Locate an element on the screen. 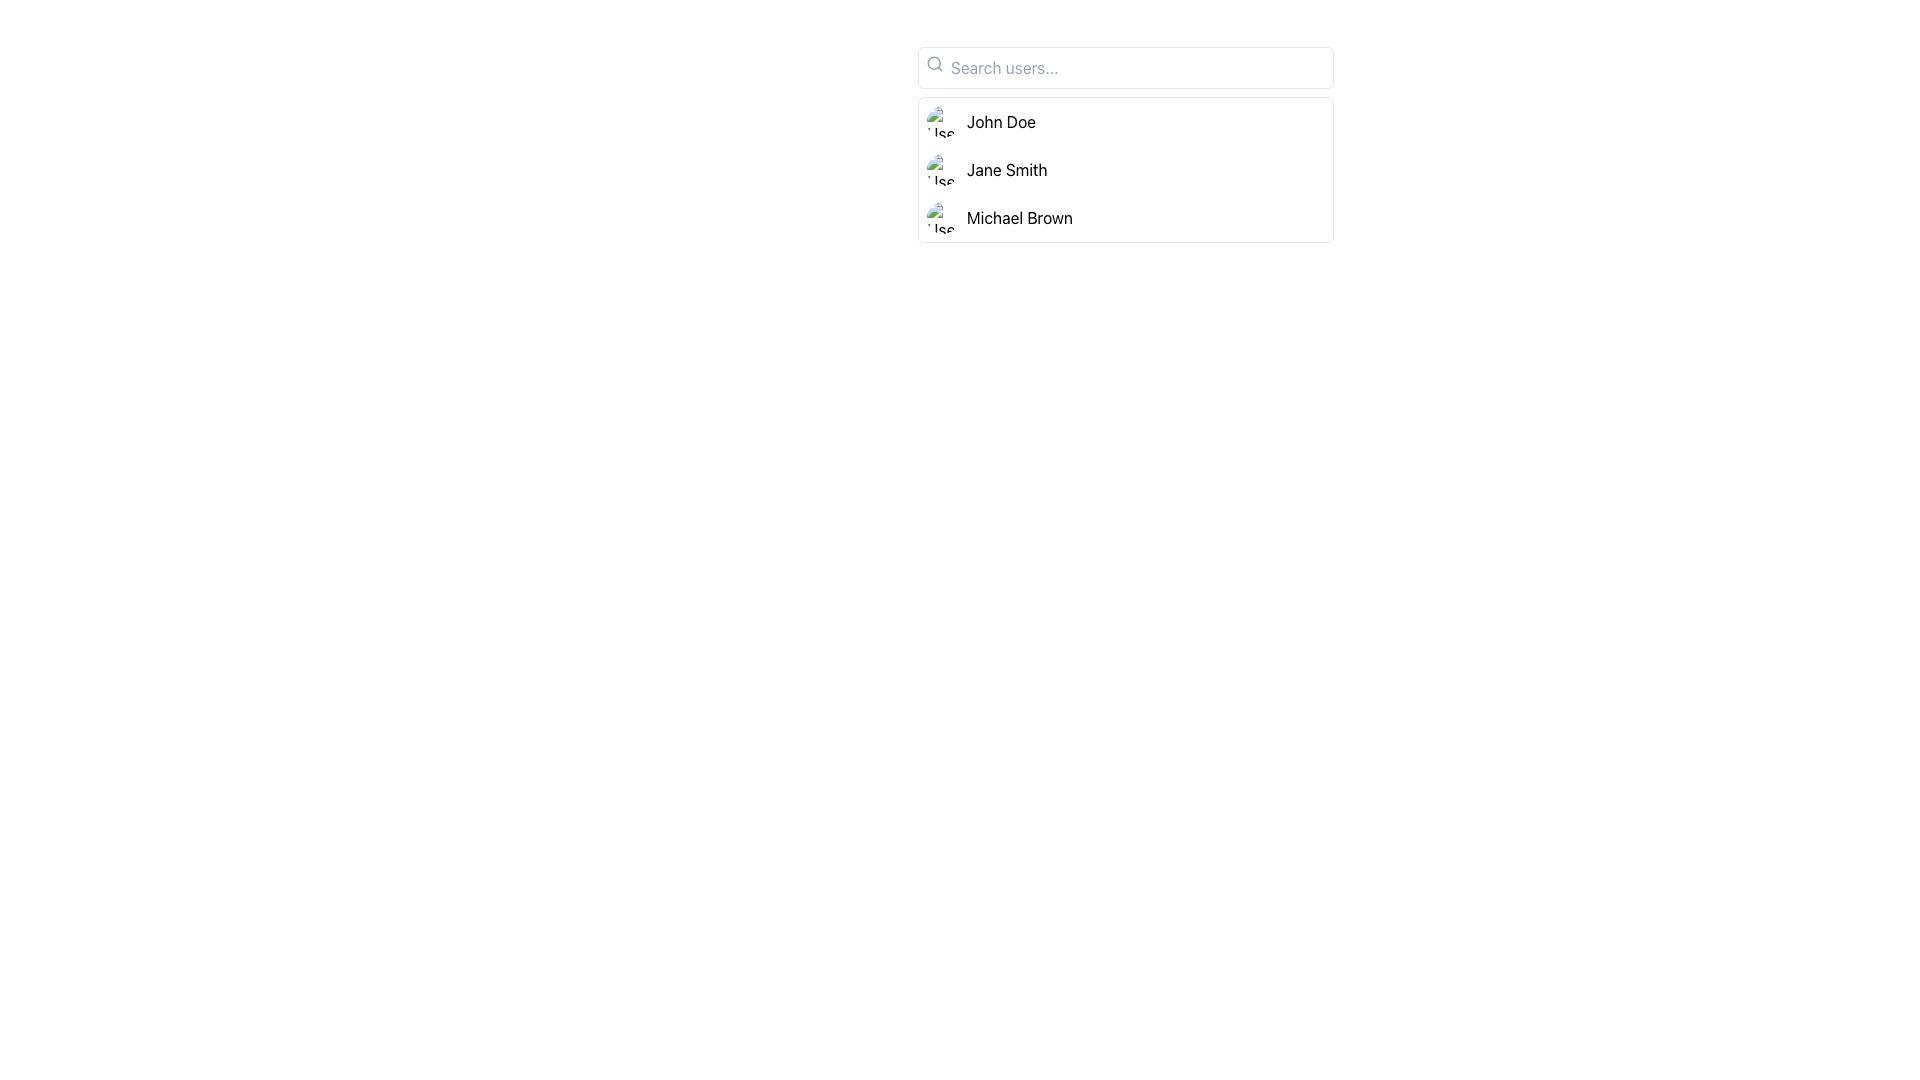  the user avatar image for 'John Doe', which is located at the top-left corner of his entry in the user list is located at coordinates (941, 122).